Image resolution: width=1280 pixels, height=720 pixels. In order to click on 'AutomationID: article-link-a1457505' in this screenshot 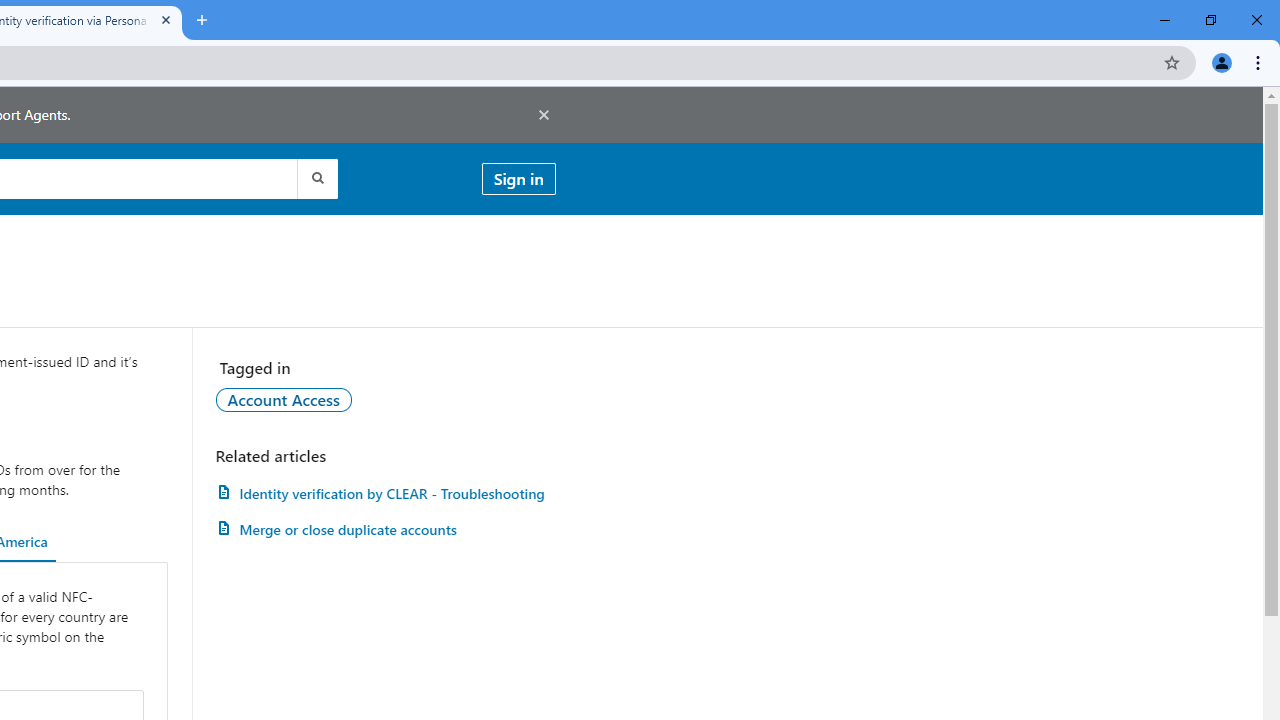, I will do `click(385, 493)`.